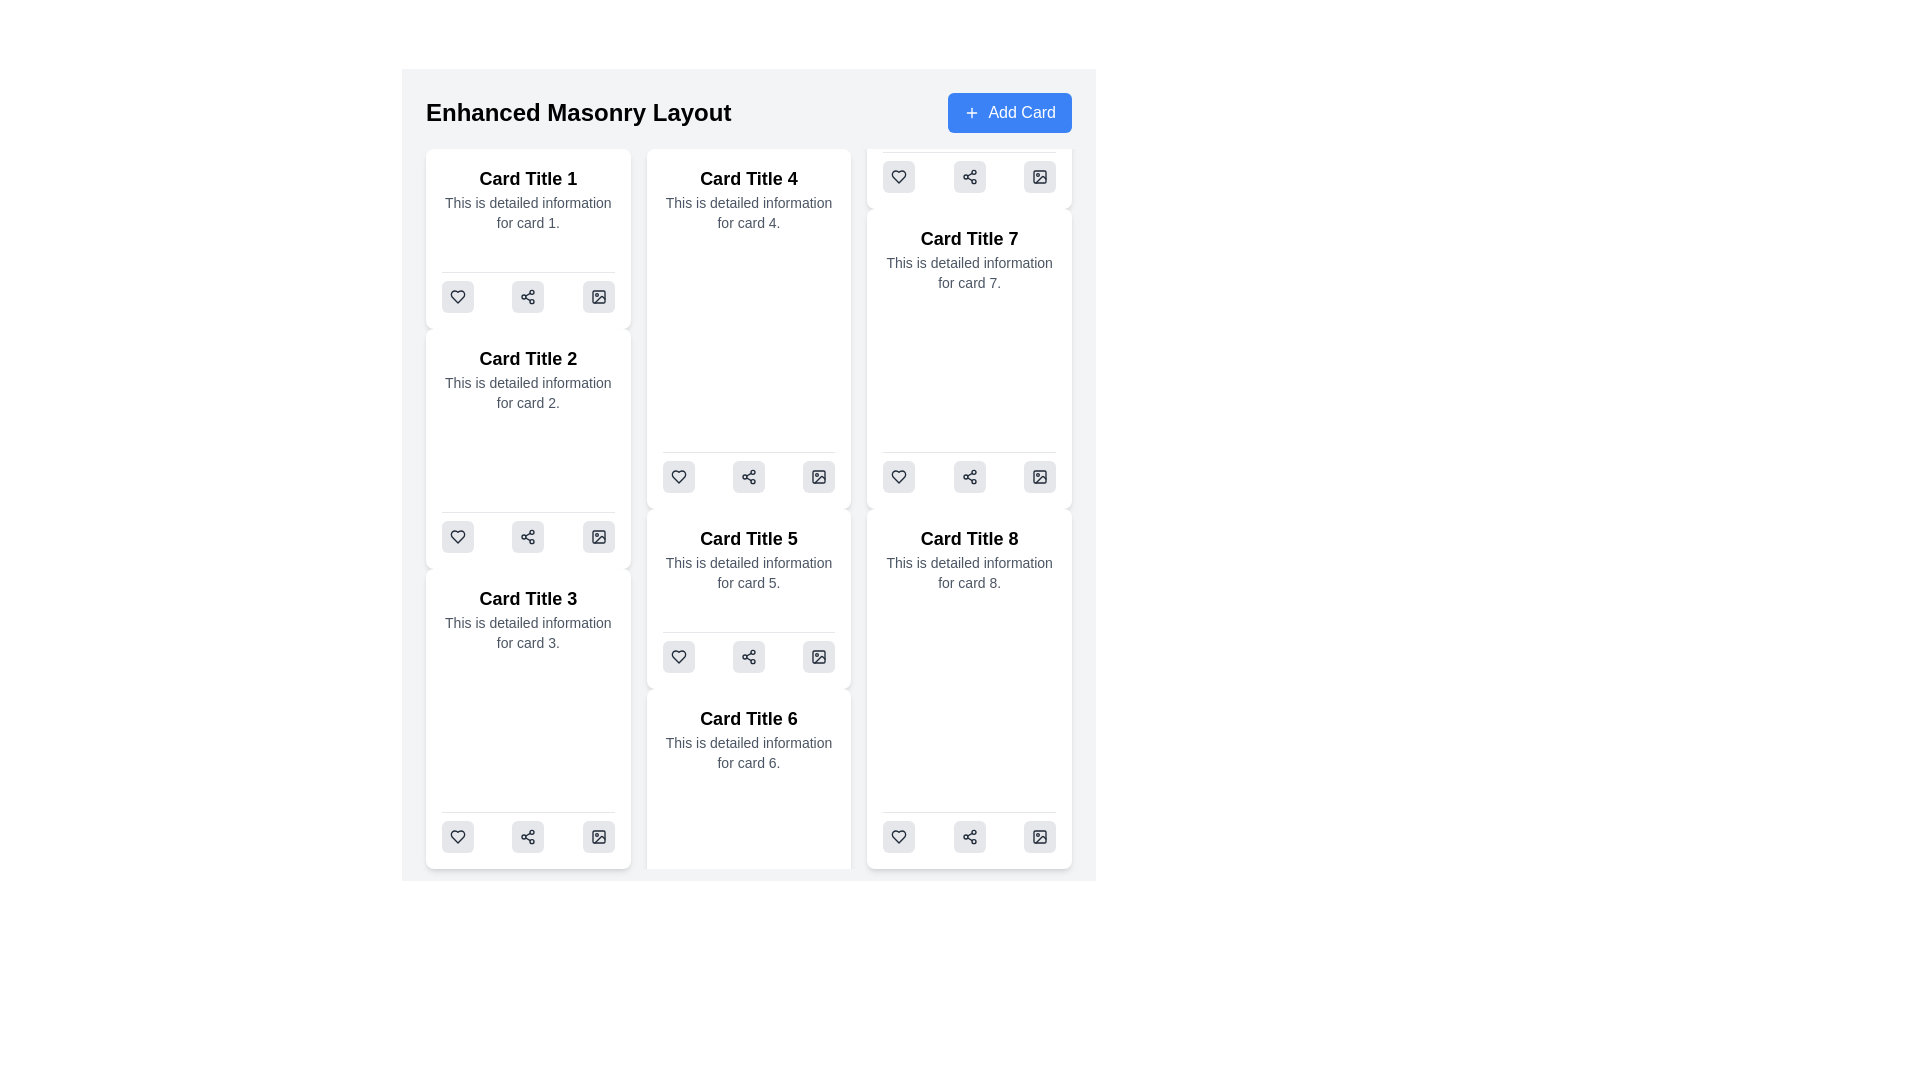 The height and width of the screenshot is (1080, 1920). Describe the element at coordinates (528, 393) in the screenshot. I see `the informational text located beneath 'Card Title 2' in the second card of the first column` at that location.